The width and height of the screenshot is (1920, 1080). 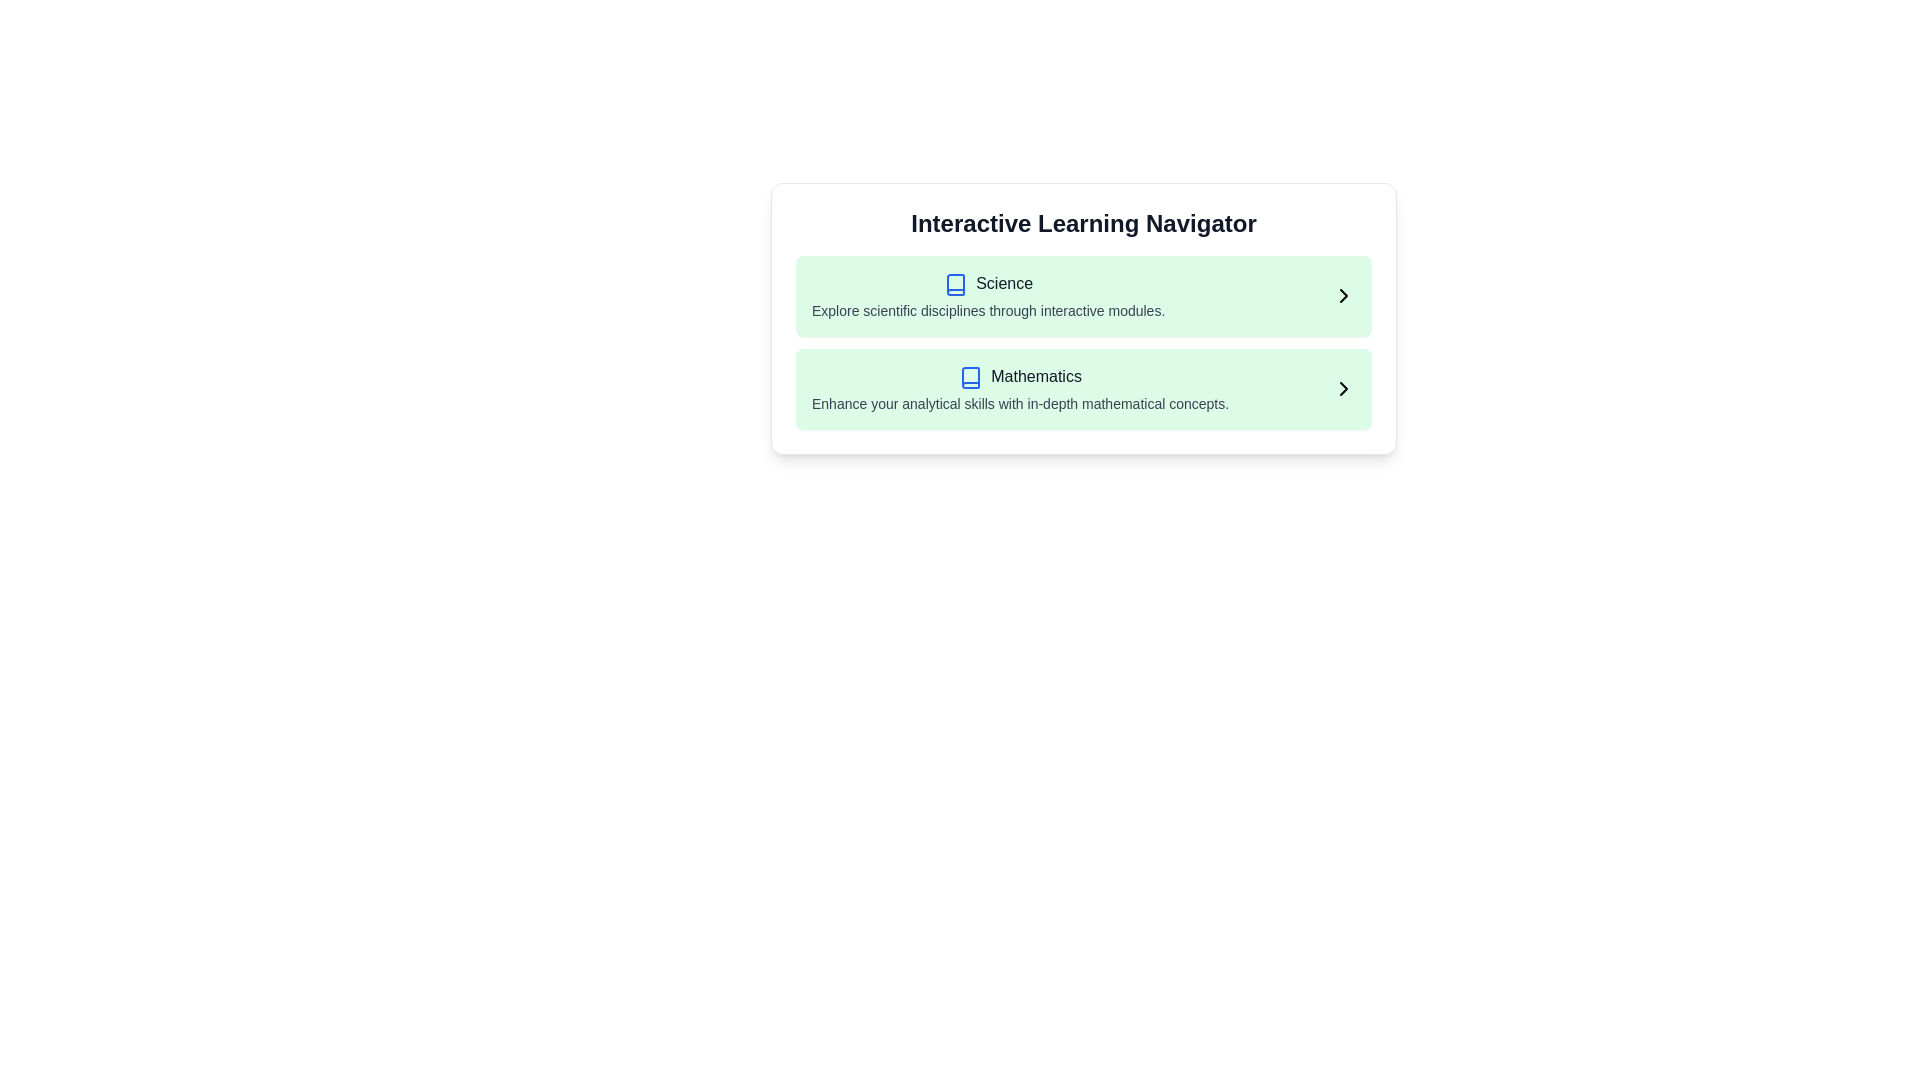 I want to click on the second list item in the selection menu, which serves as a navigational button, so click(x=1083, y=389).